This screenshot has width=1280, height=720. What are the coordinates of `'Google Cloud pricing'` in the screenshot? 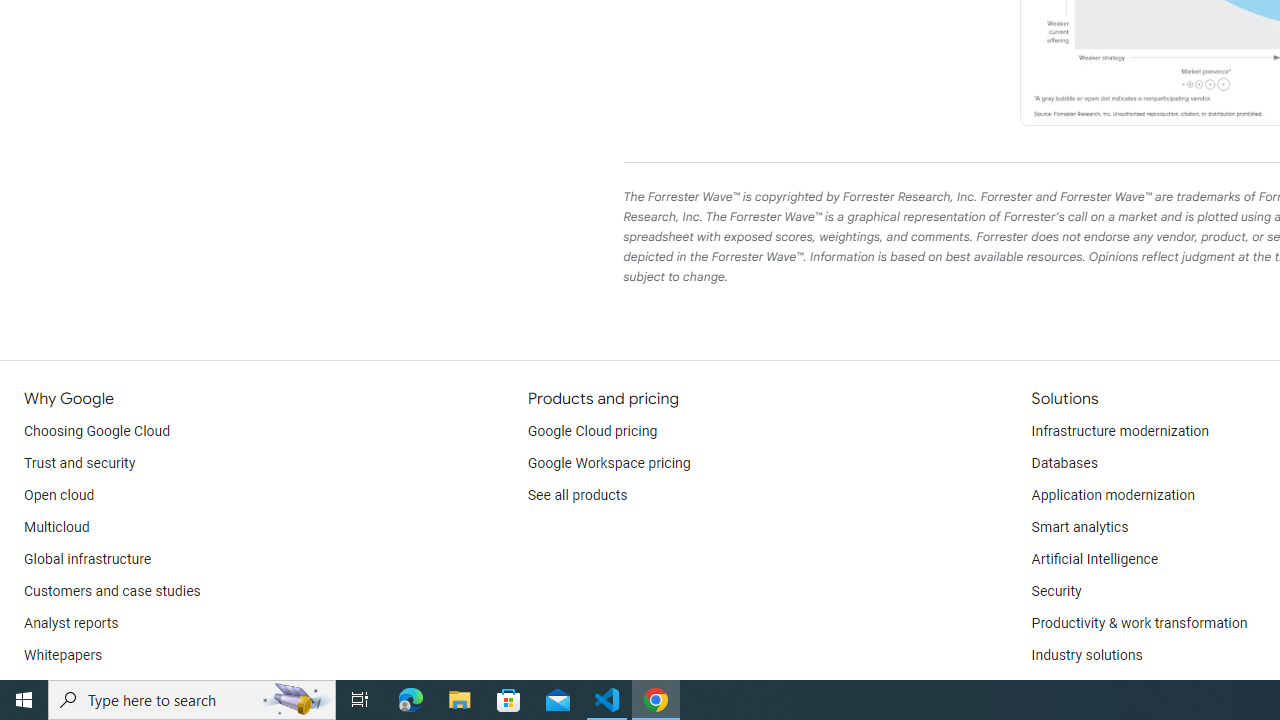 It's located at (591, 431).